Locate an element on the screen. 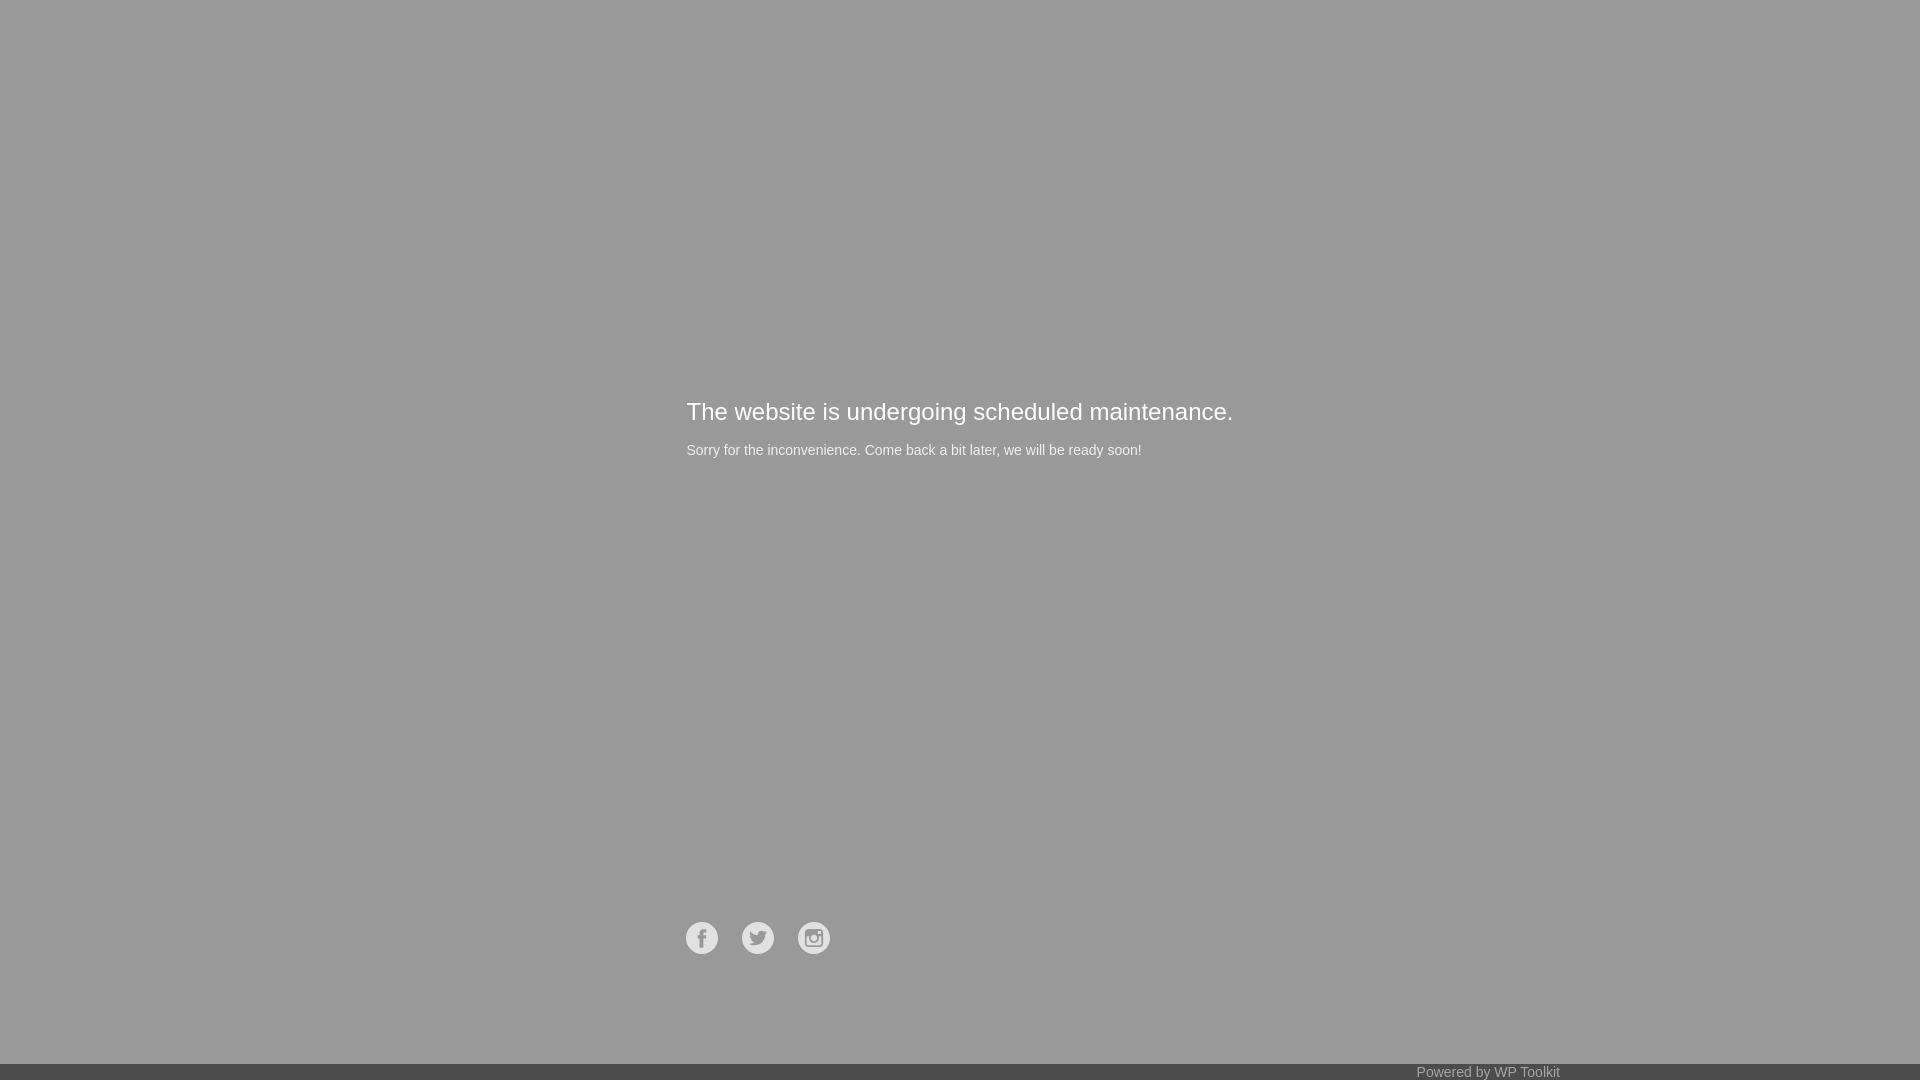 This screenshot has height=1080, width=1920. 'Facebook' is located at coordinates (701, 937).